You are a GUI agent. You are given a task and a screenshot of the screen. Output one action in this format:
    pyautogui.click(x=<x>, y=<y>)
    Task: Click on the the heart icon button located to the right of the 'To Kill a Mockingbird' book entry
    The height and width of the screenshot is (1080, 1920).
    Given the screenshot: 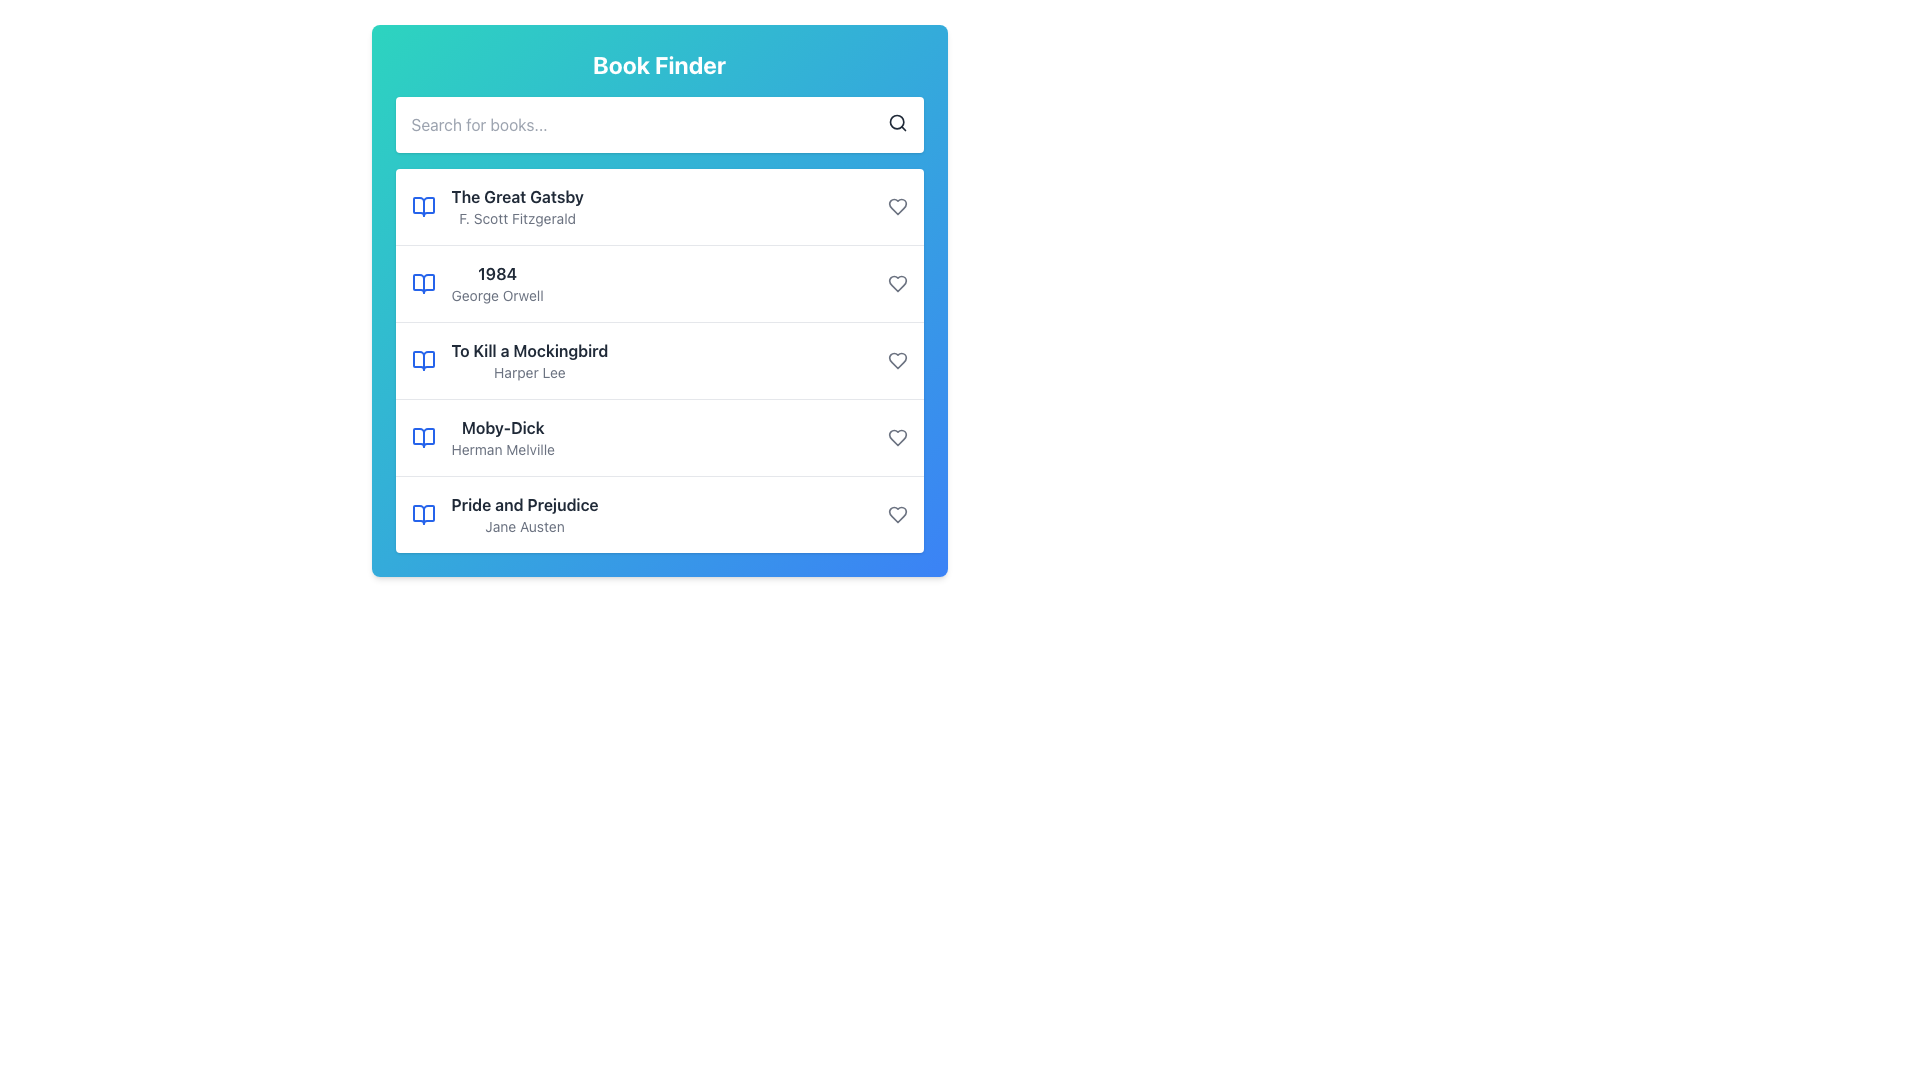 What is the action you would take?
    pyautogui.click(x=896, y=361)
    